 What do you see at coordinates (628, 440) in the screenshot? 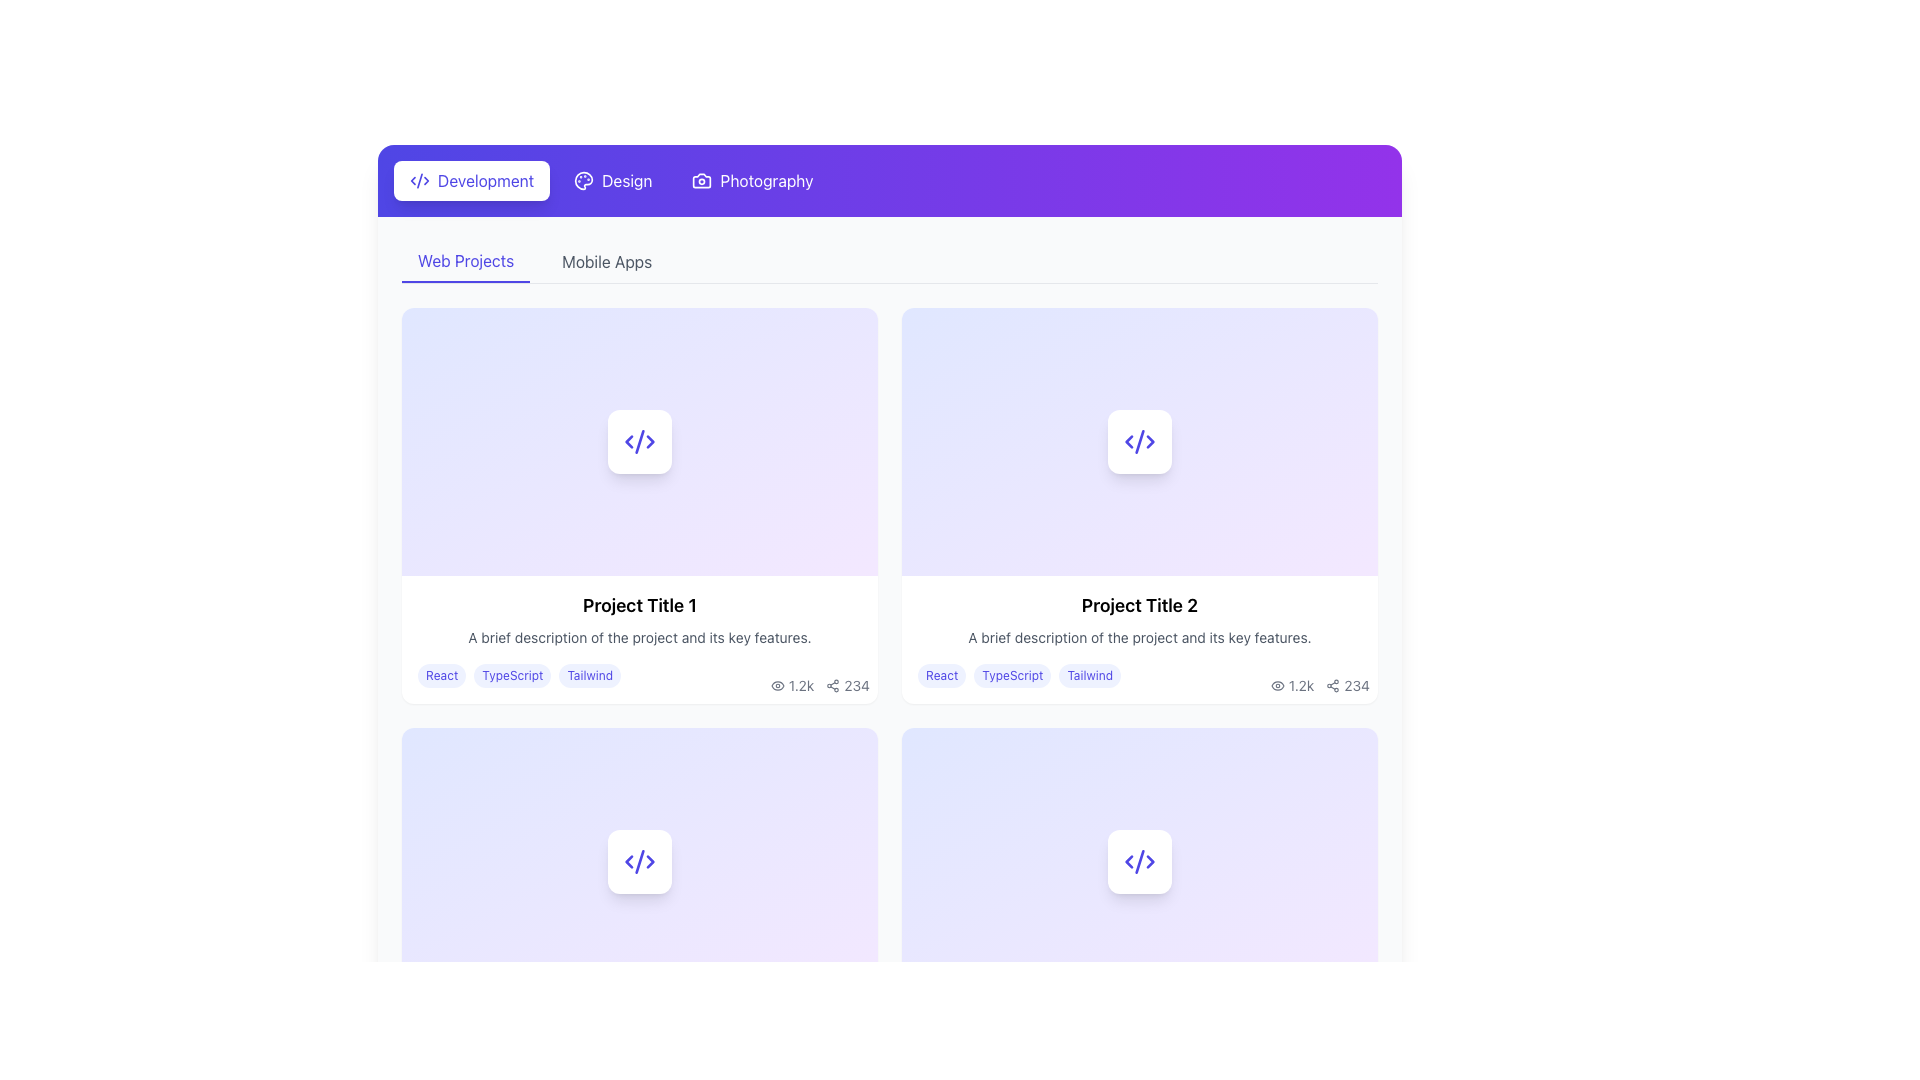
I see `the leftwards pointing arrow icon, which is the second in a horizontal group of three arrows, located inside a circular area at the top of the Project Title card in the Web Projects section` at bounding box center [628, 440].